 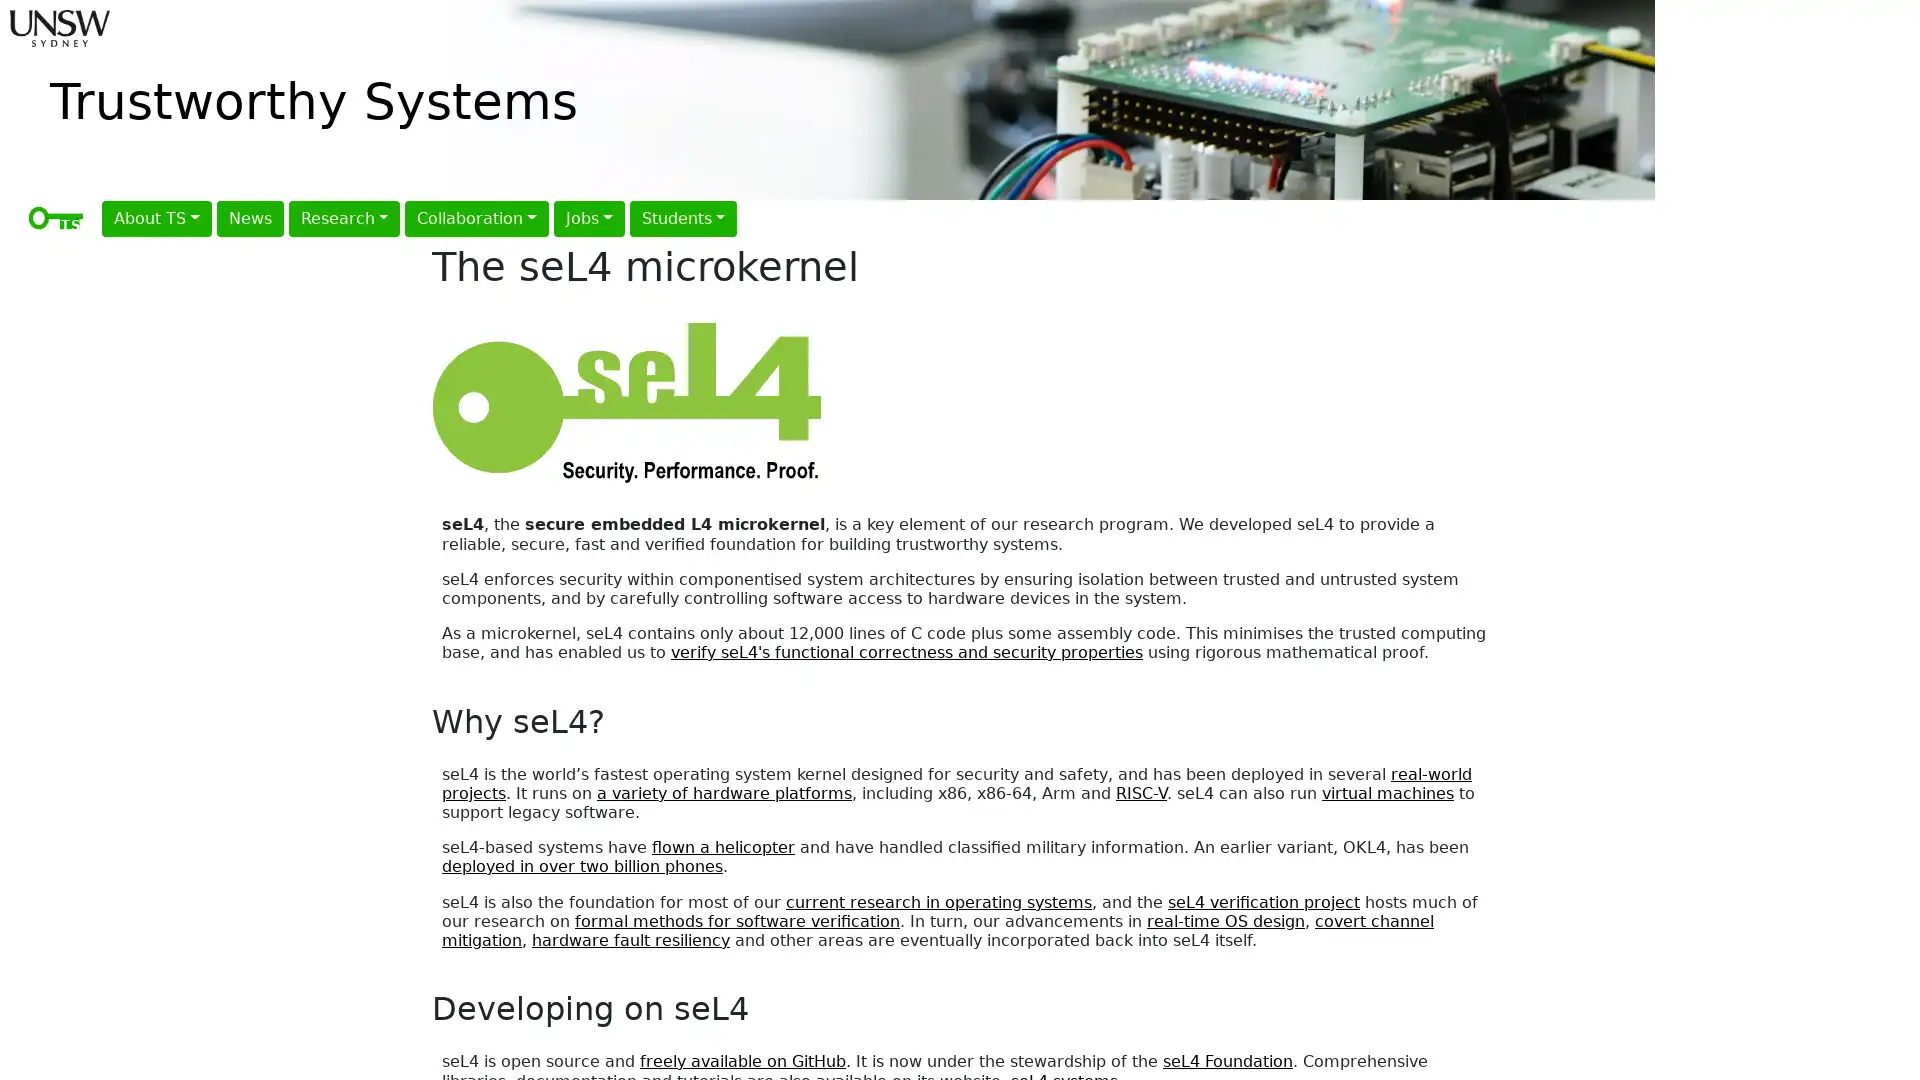 I want to click on Students, so click(x=682, y=218).